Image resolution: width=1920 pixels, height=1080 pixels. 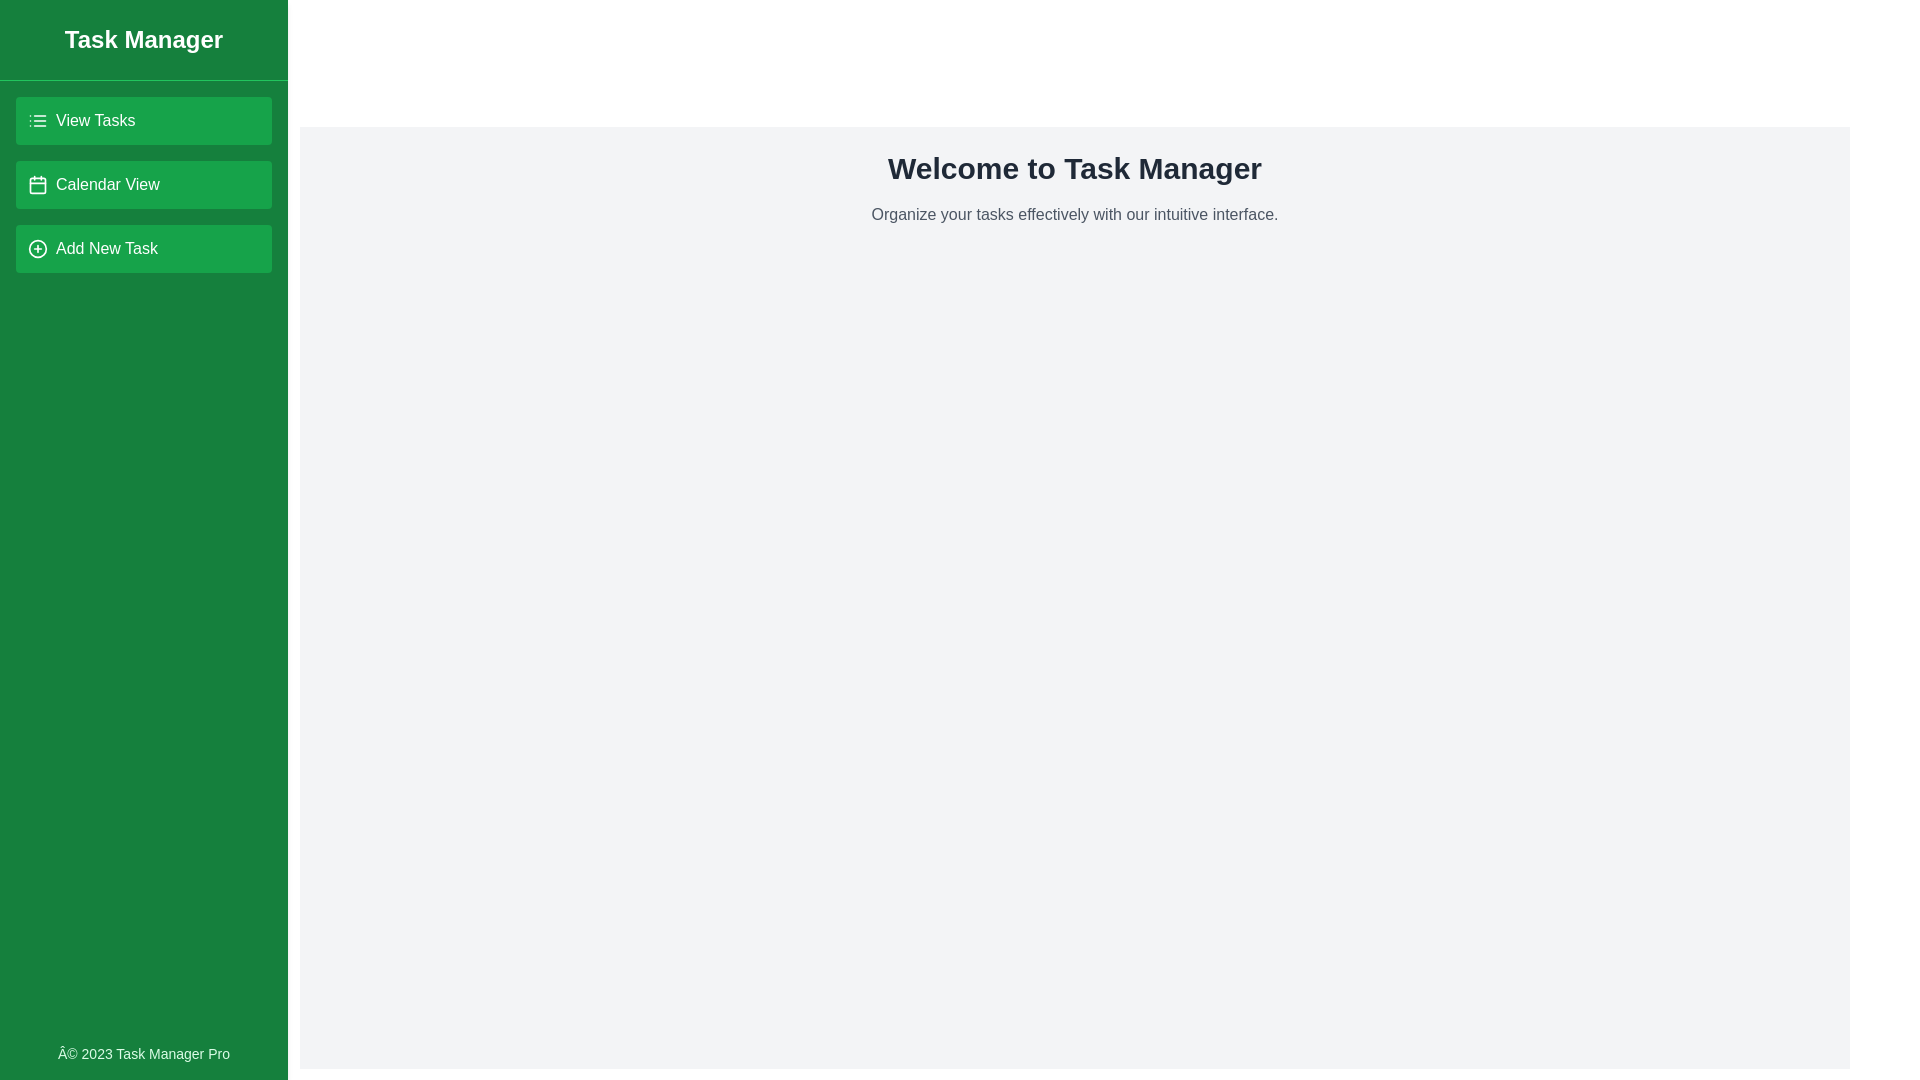 I want to click on the 'Calendar View' button, so click(x=143, y=185).